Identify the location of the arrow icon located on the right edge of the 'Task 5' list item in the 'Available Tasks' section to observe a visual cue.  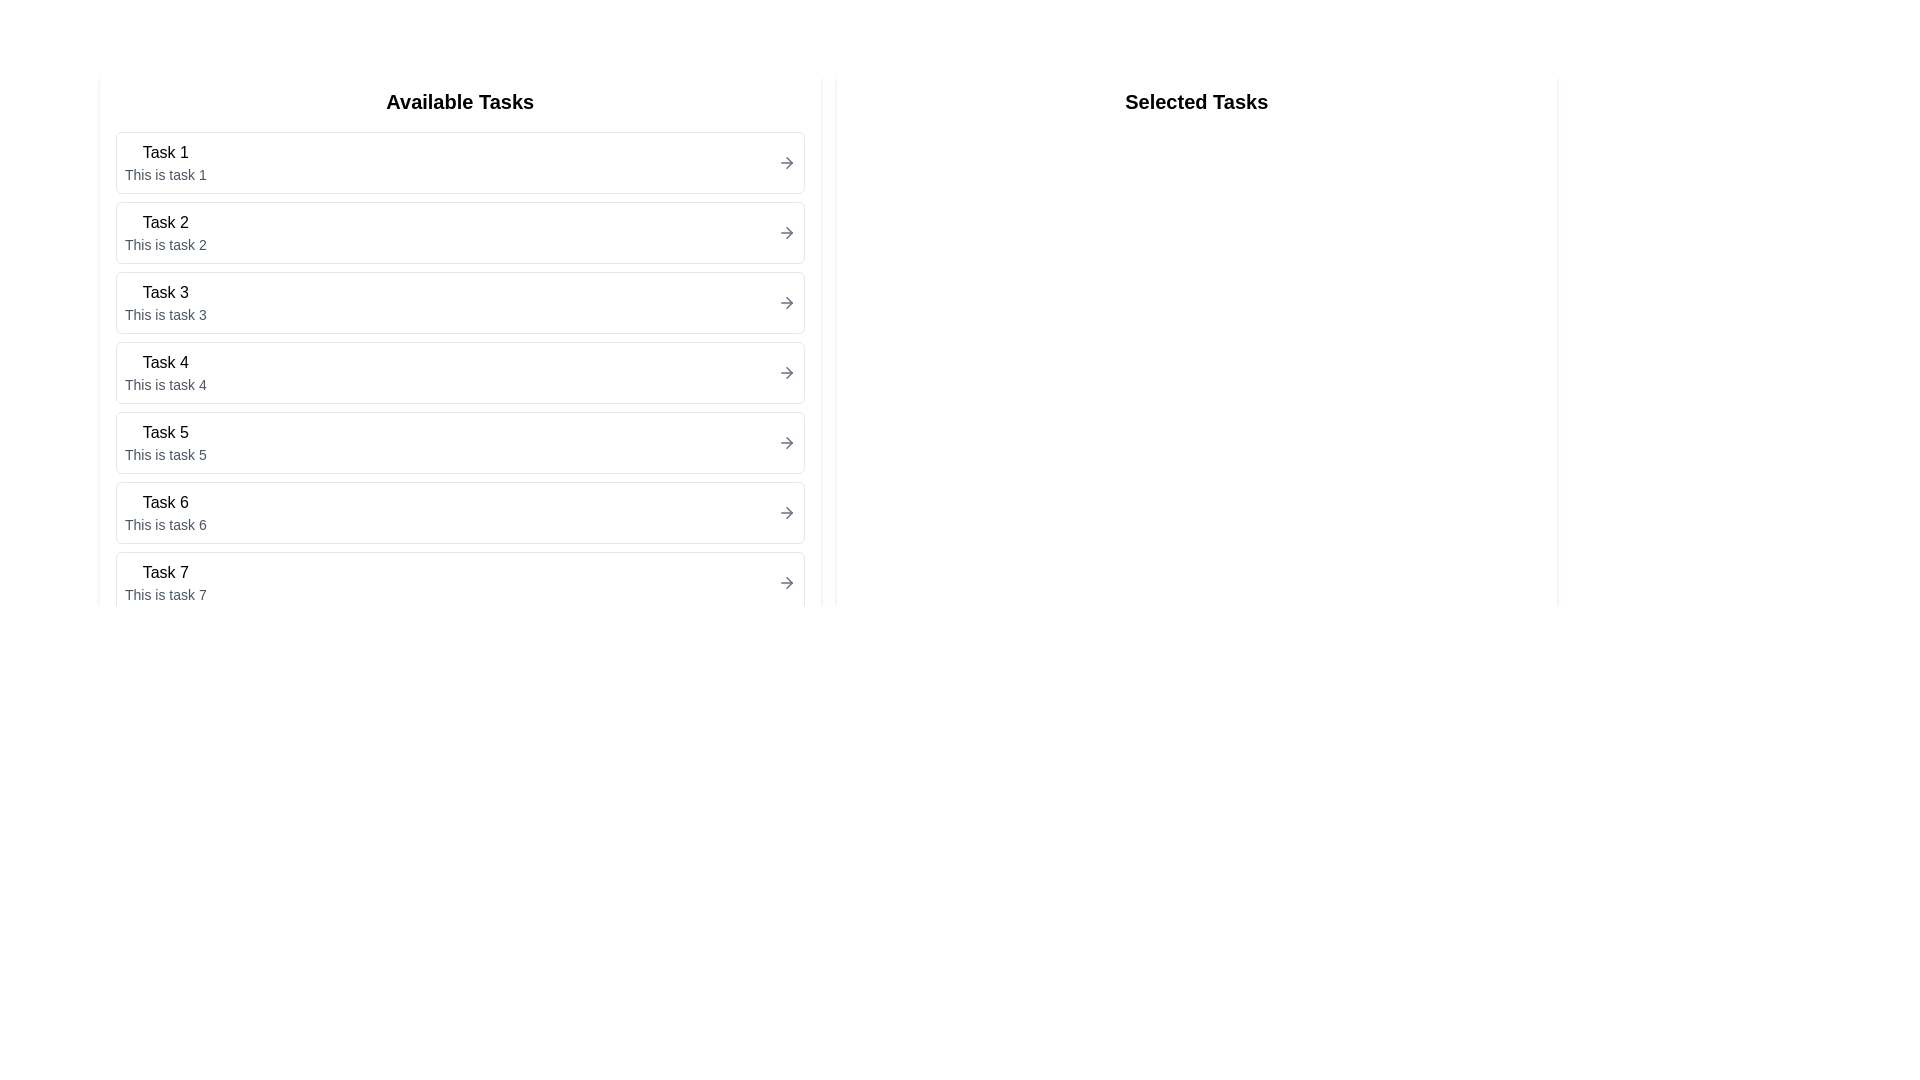
(785, 442).